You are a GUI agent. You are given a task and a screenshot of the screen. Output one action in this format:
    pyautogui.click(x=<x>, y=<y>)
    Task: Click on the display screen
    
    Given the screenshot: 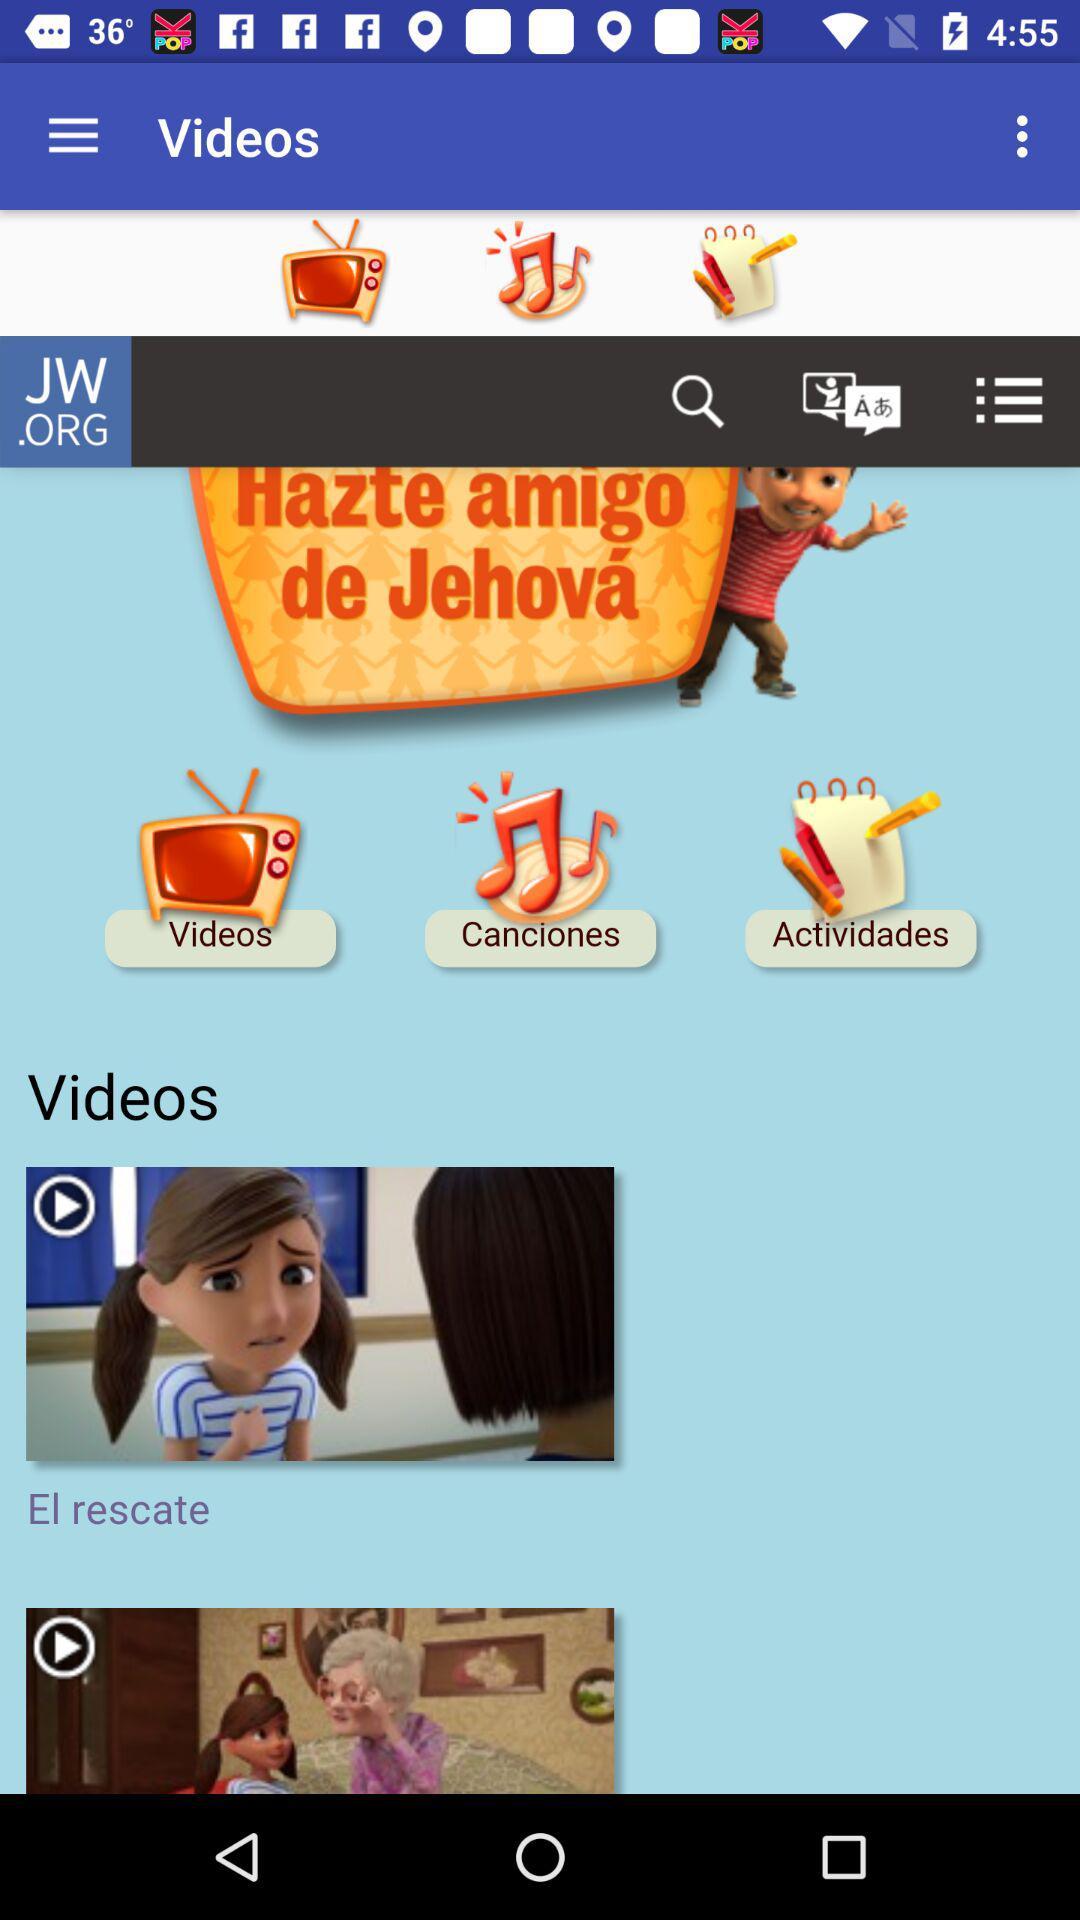 What is the action you would take?
    pyautogui.click(x=540, y=1064)
    